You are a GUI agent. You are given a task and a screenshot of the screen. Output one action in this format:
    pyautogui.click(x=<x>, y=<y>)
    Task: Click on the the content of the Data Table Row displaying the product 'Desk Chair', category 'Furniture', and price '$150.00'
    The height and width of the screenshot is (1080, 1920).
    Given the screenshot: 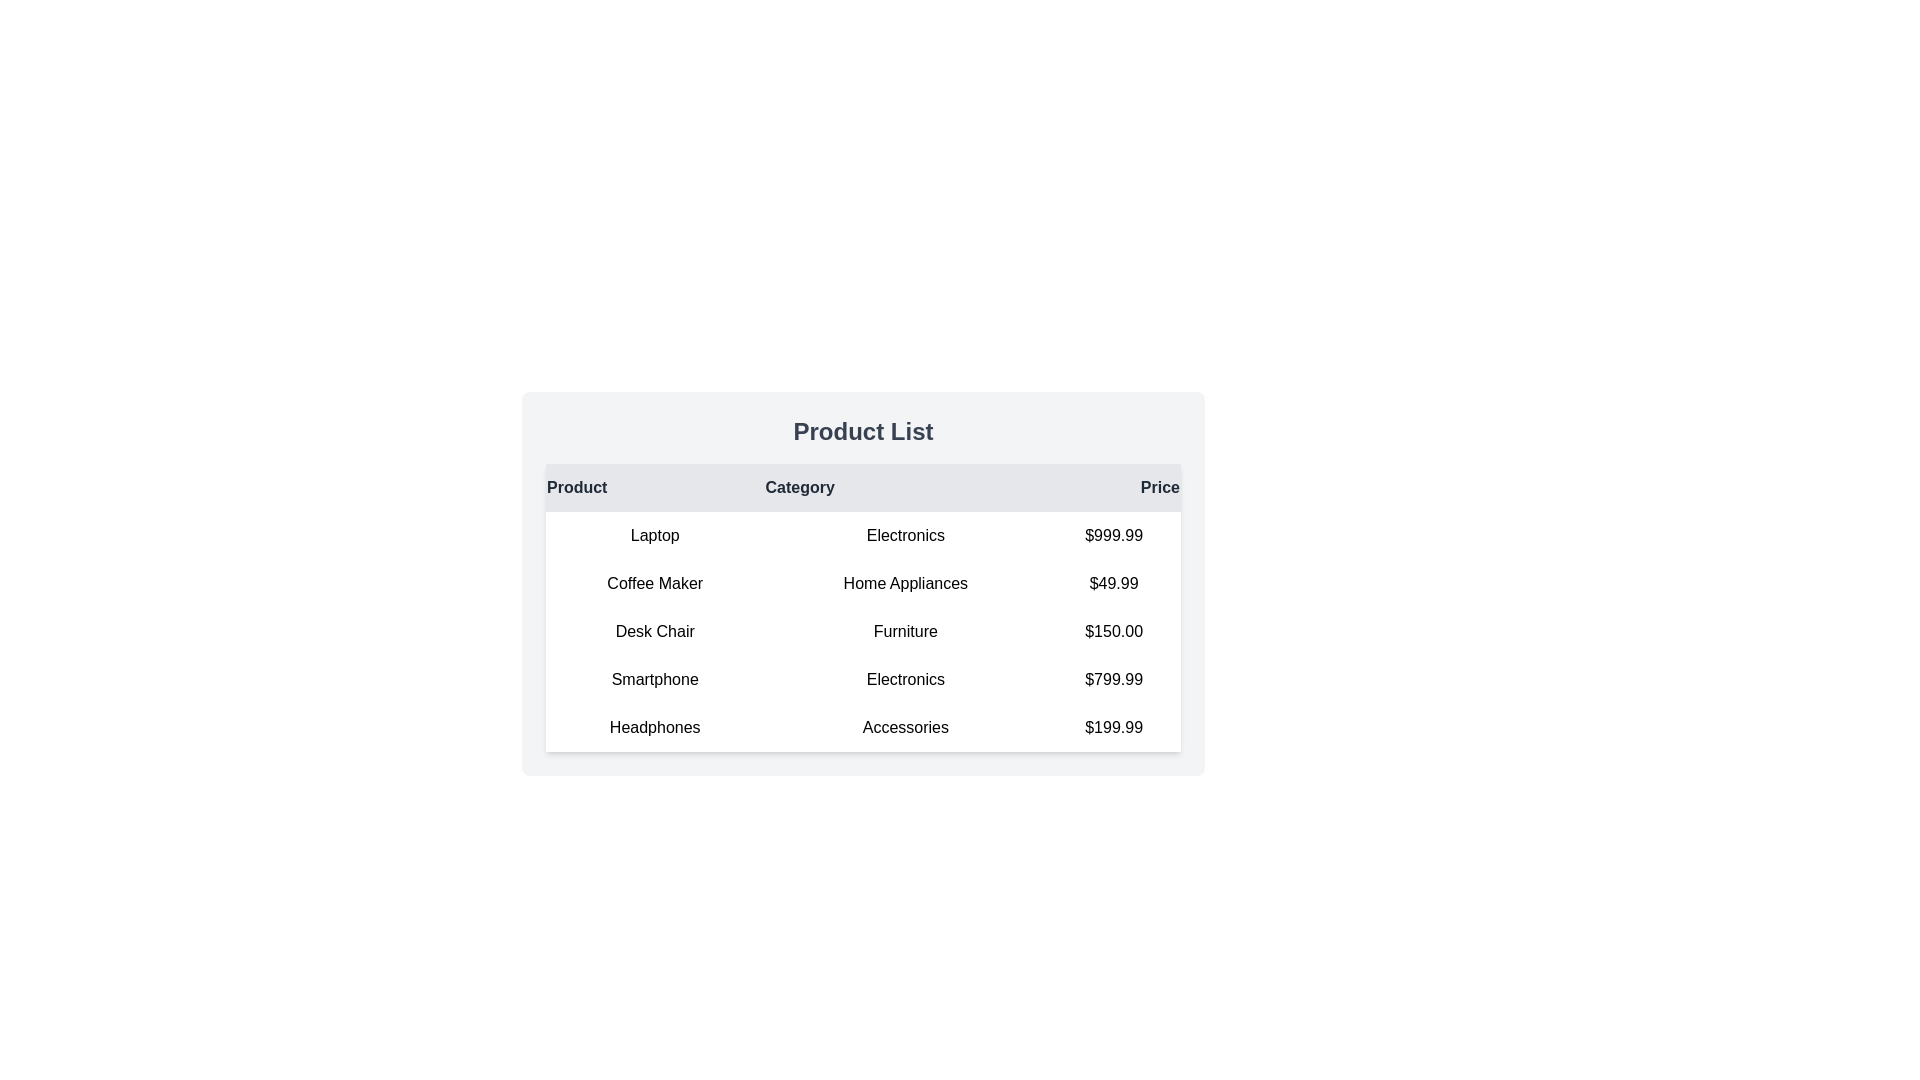 What is the action you would take?
    pyautogui.click(x=863, y=632)
    